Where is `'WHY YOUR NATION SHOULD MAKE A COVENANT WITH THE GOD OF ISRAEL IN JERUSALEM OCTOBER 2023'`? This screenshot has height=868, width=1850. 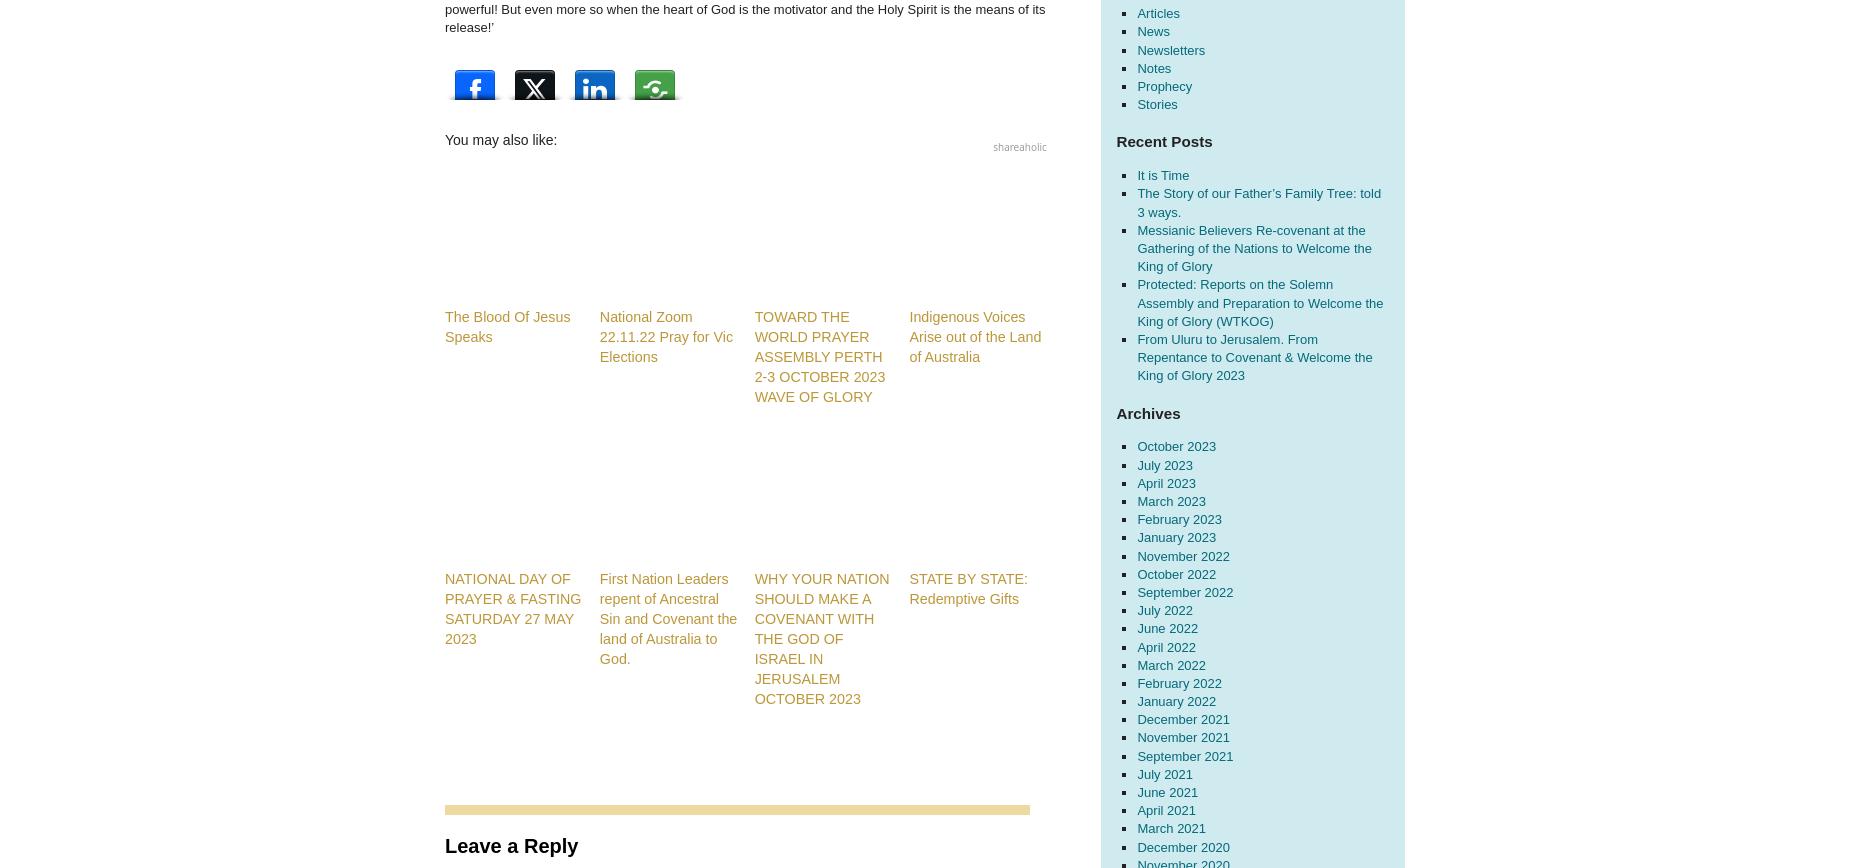 'WHY YOUR NATION SHOULD MAKE A COVENANT WITH THE GOD OF ISRAEL IN JERUSALEM OCTOBER 2023' is located at coordinates (754, 638).